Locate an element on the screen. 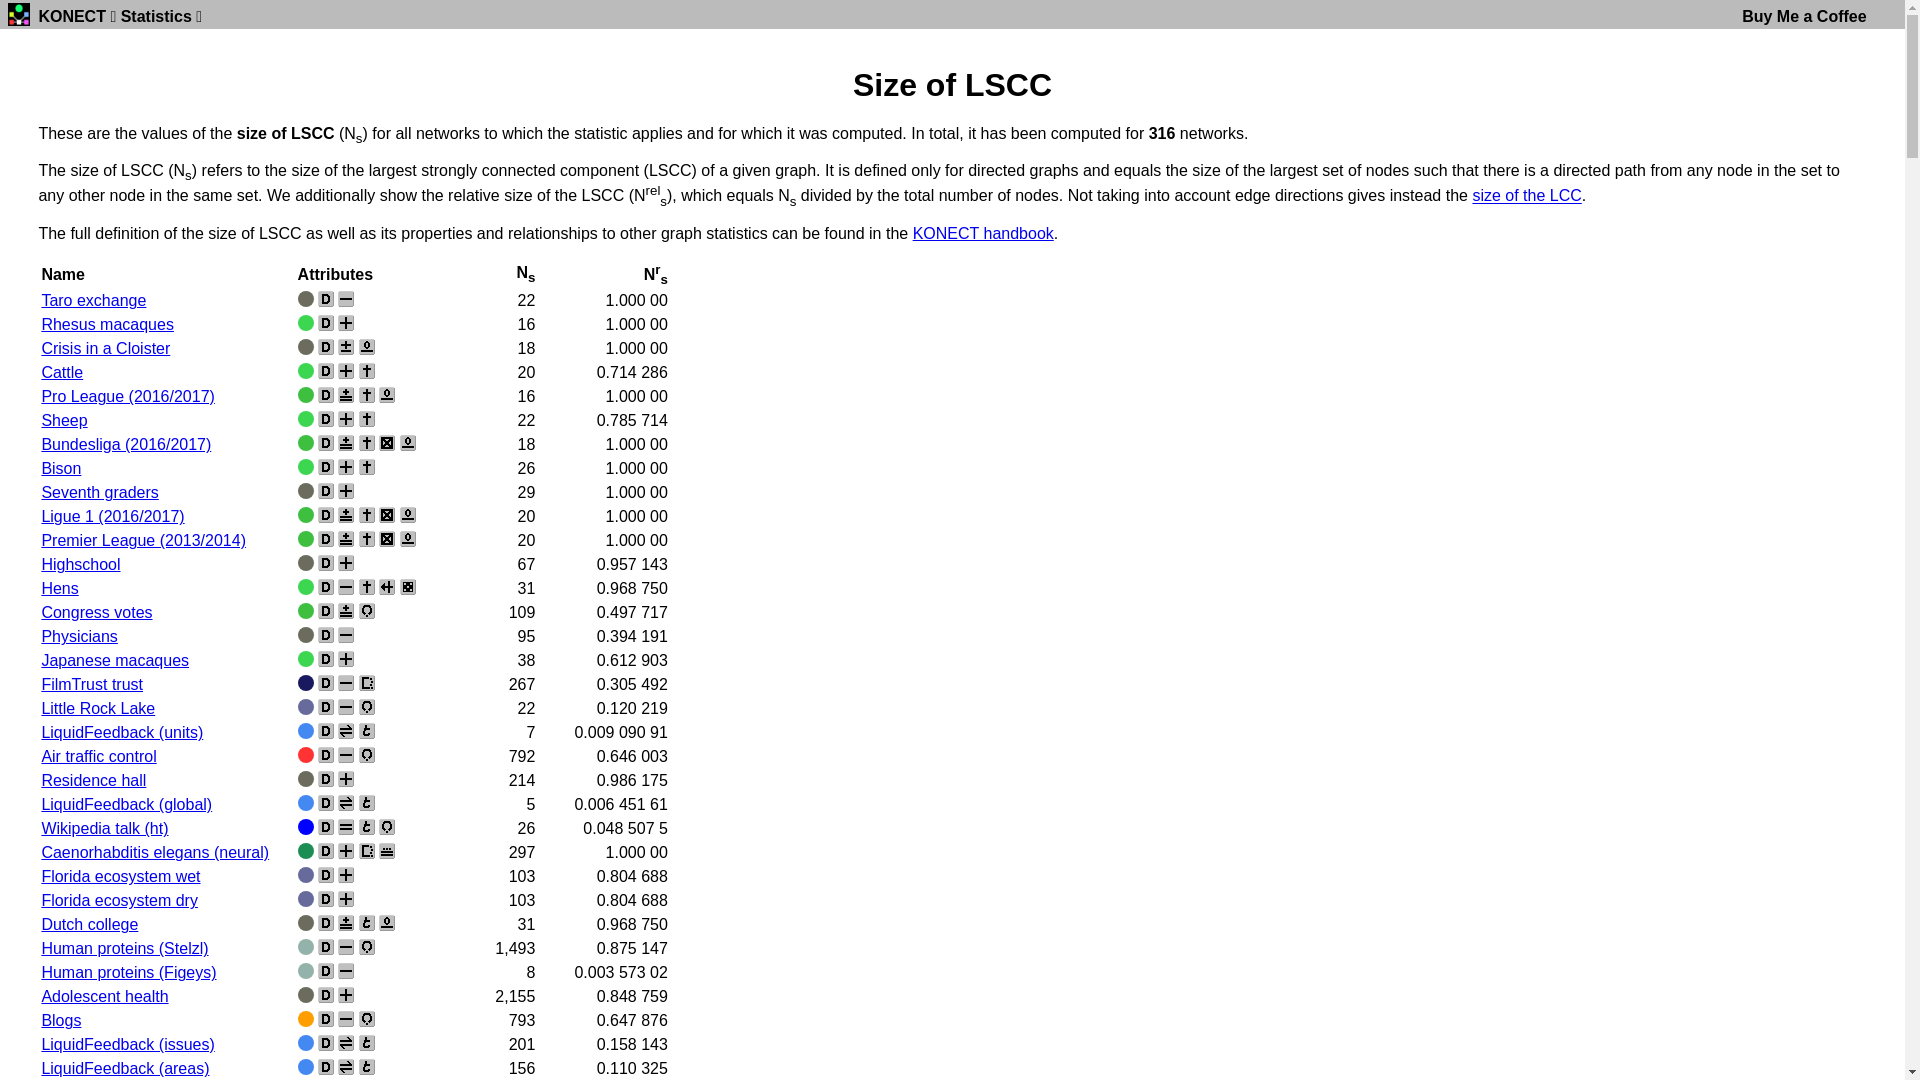 The width and height of the screenshot is (1920, 1080). 'Congress votes' is located at coordinates (95, 611).